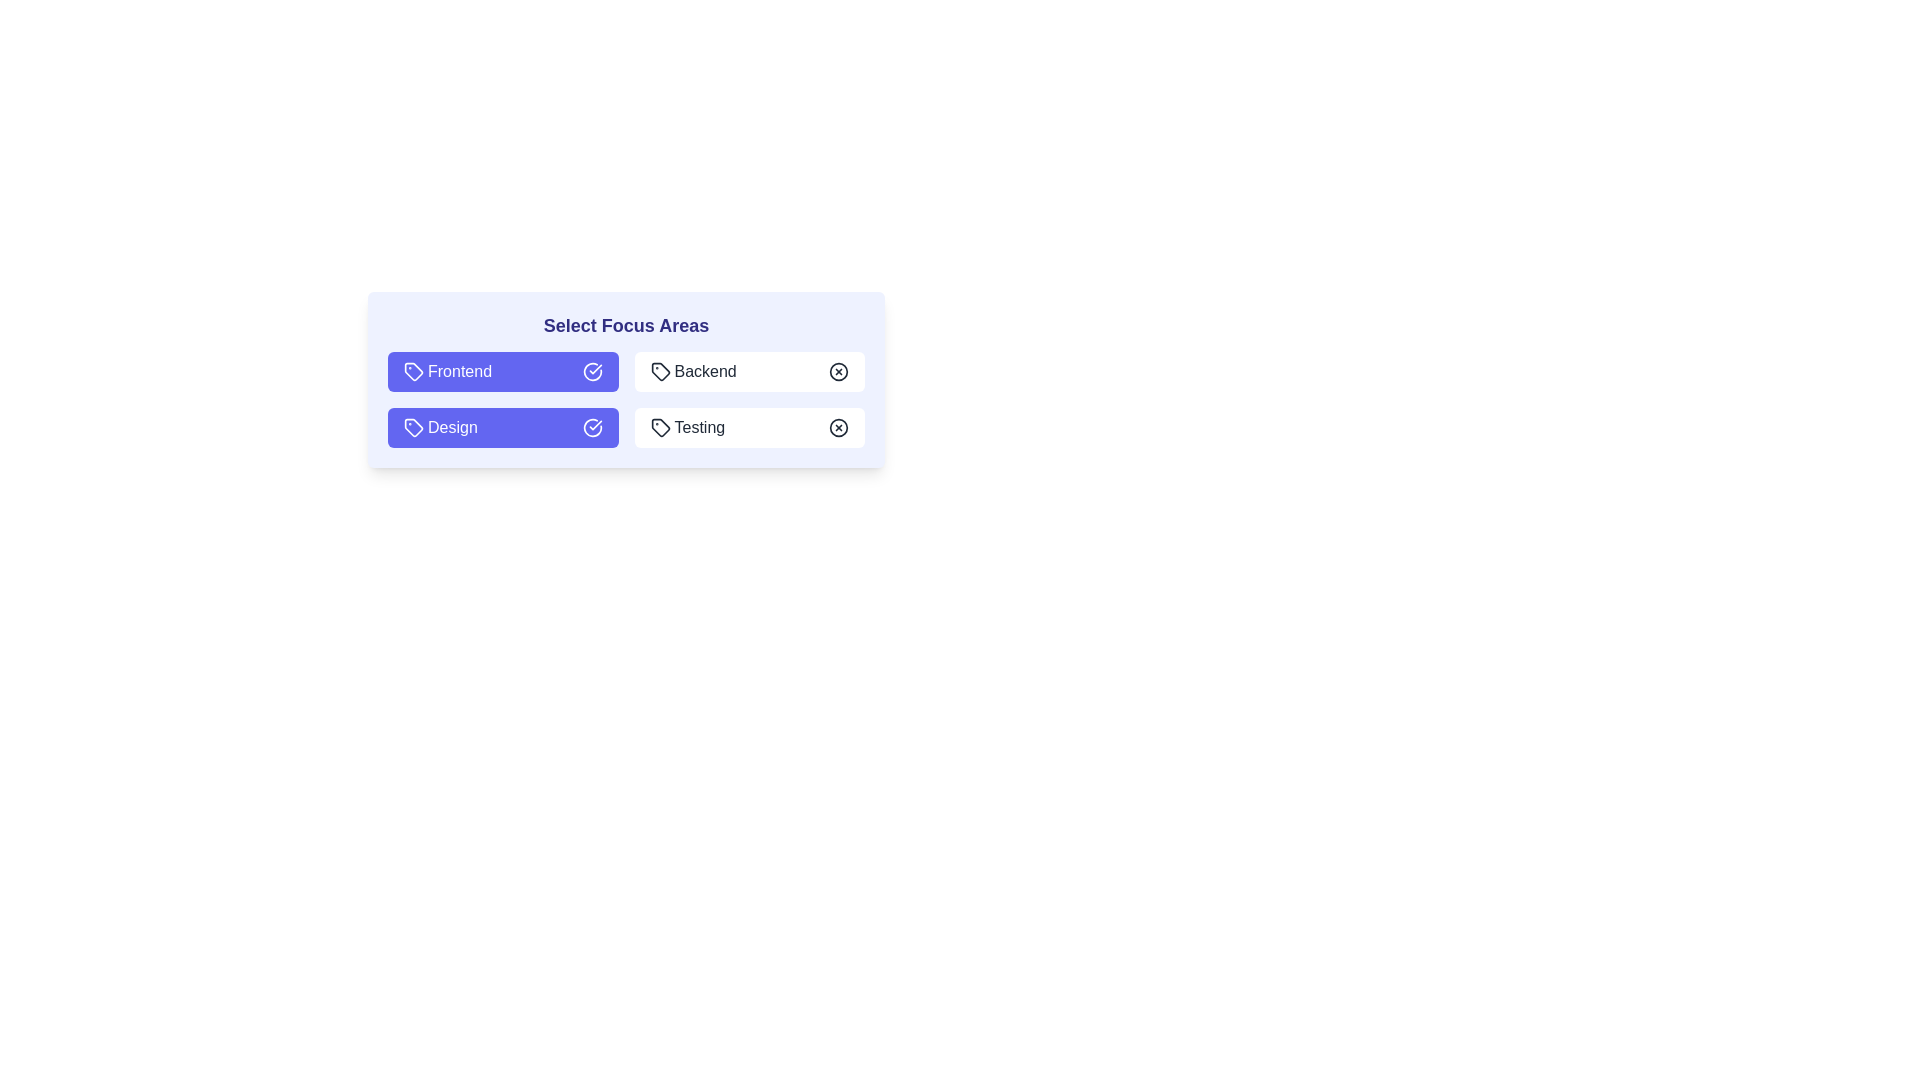 This screenshot has width=1920, height=1080. What do you see at coordinates (748, 427) in the screenshot?
I see `the label Testing to toggle its selection state` at bounding box center [748, 427].